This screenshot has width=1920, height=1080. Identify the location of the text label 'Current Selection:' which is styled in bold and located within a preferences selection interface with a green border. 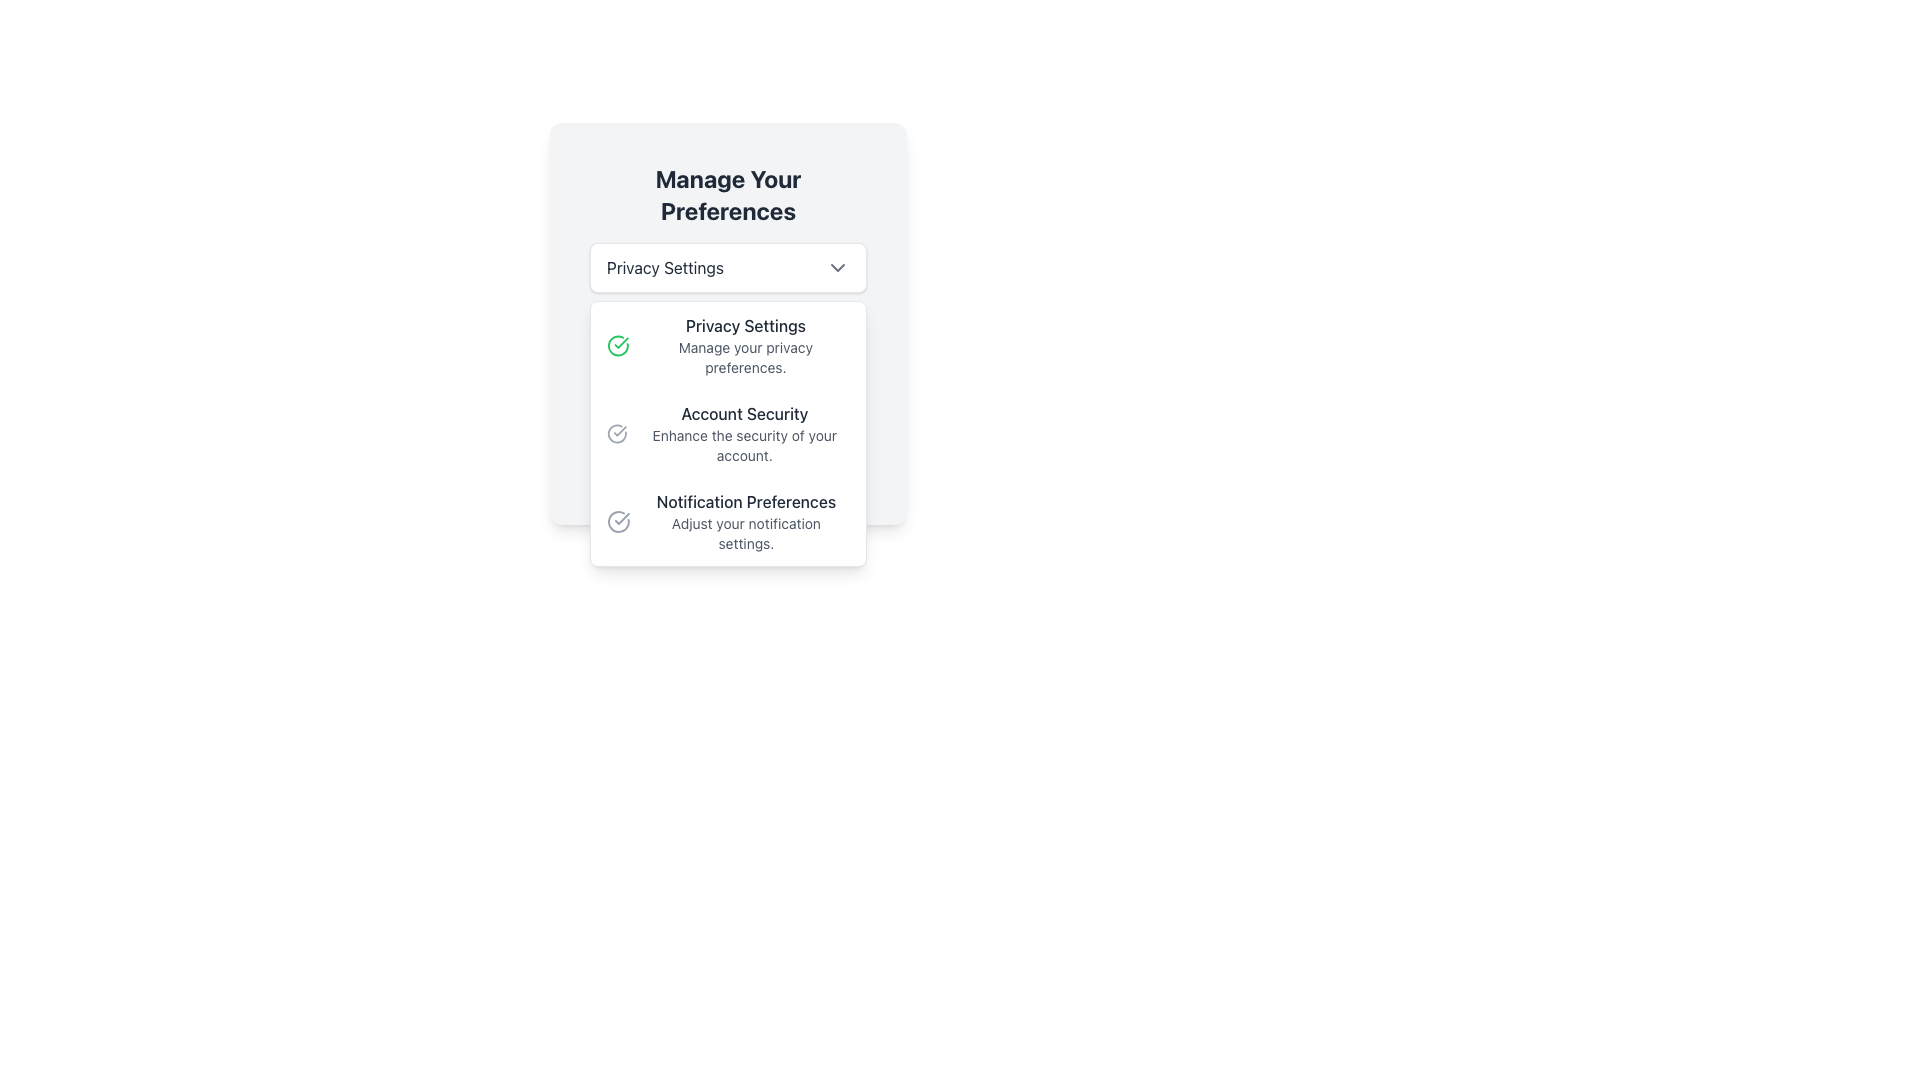
(729, 343).